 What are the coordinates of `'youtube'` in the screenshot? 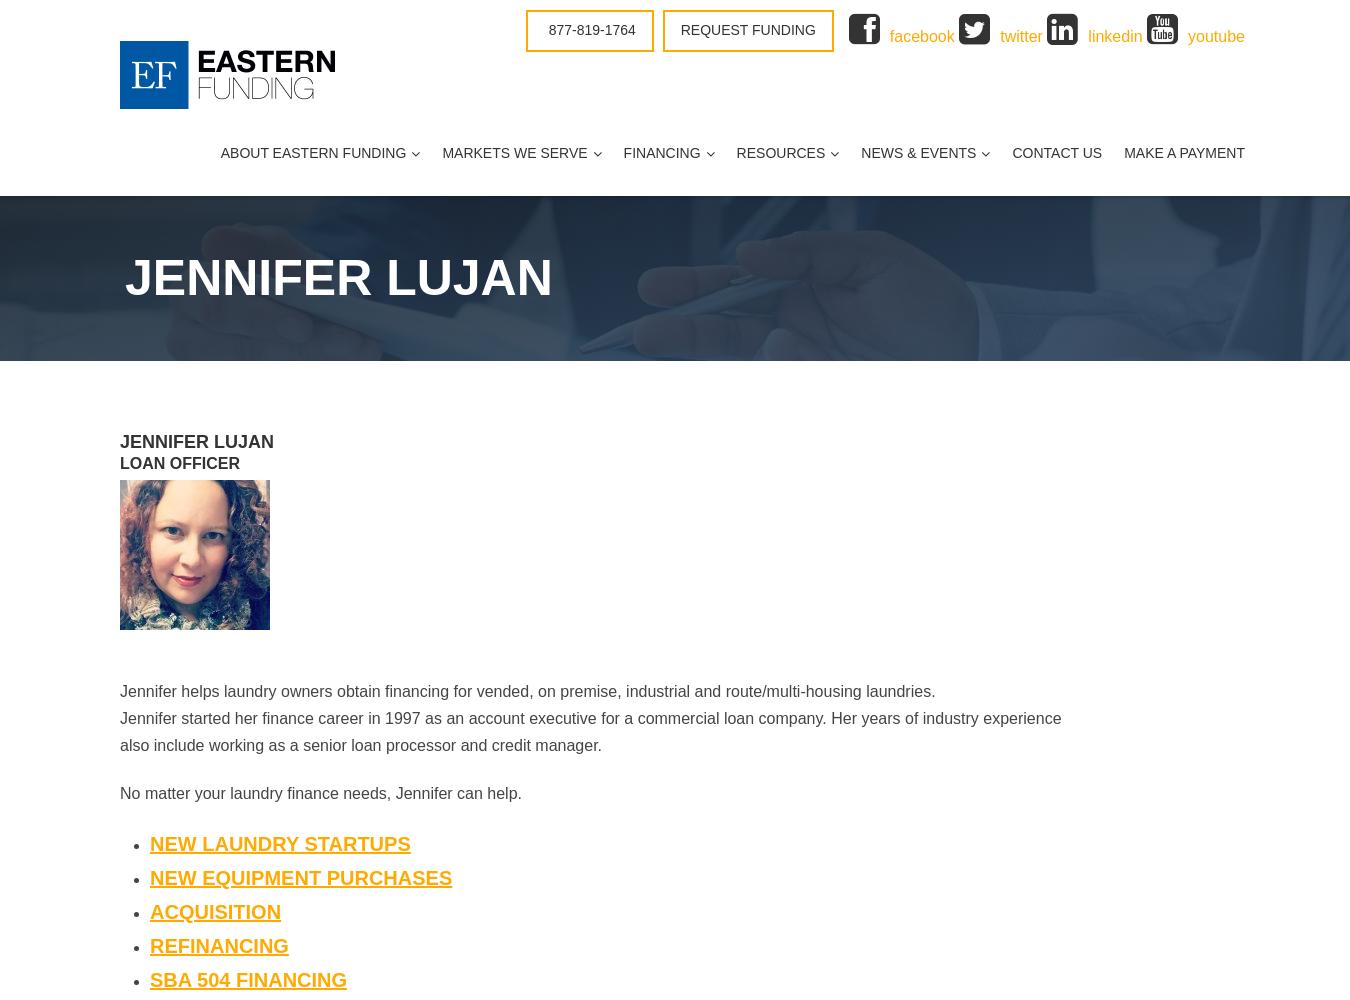 It's located at (1187, 36).